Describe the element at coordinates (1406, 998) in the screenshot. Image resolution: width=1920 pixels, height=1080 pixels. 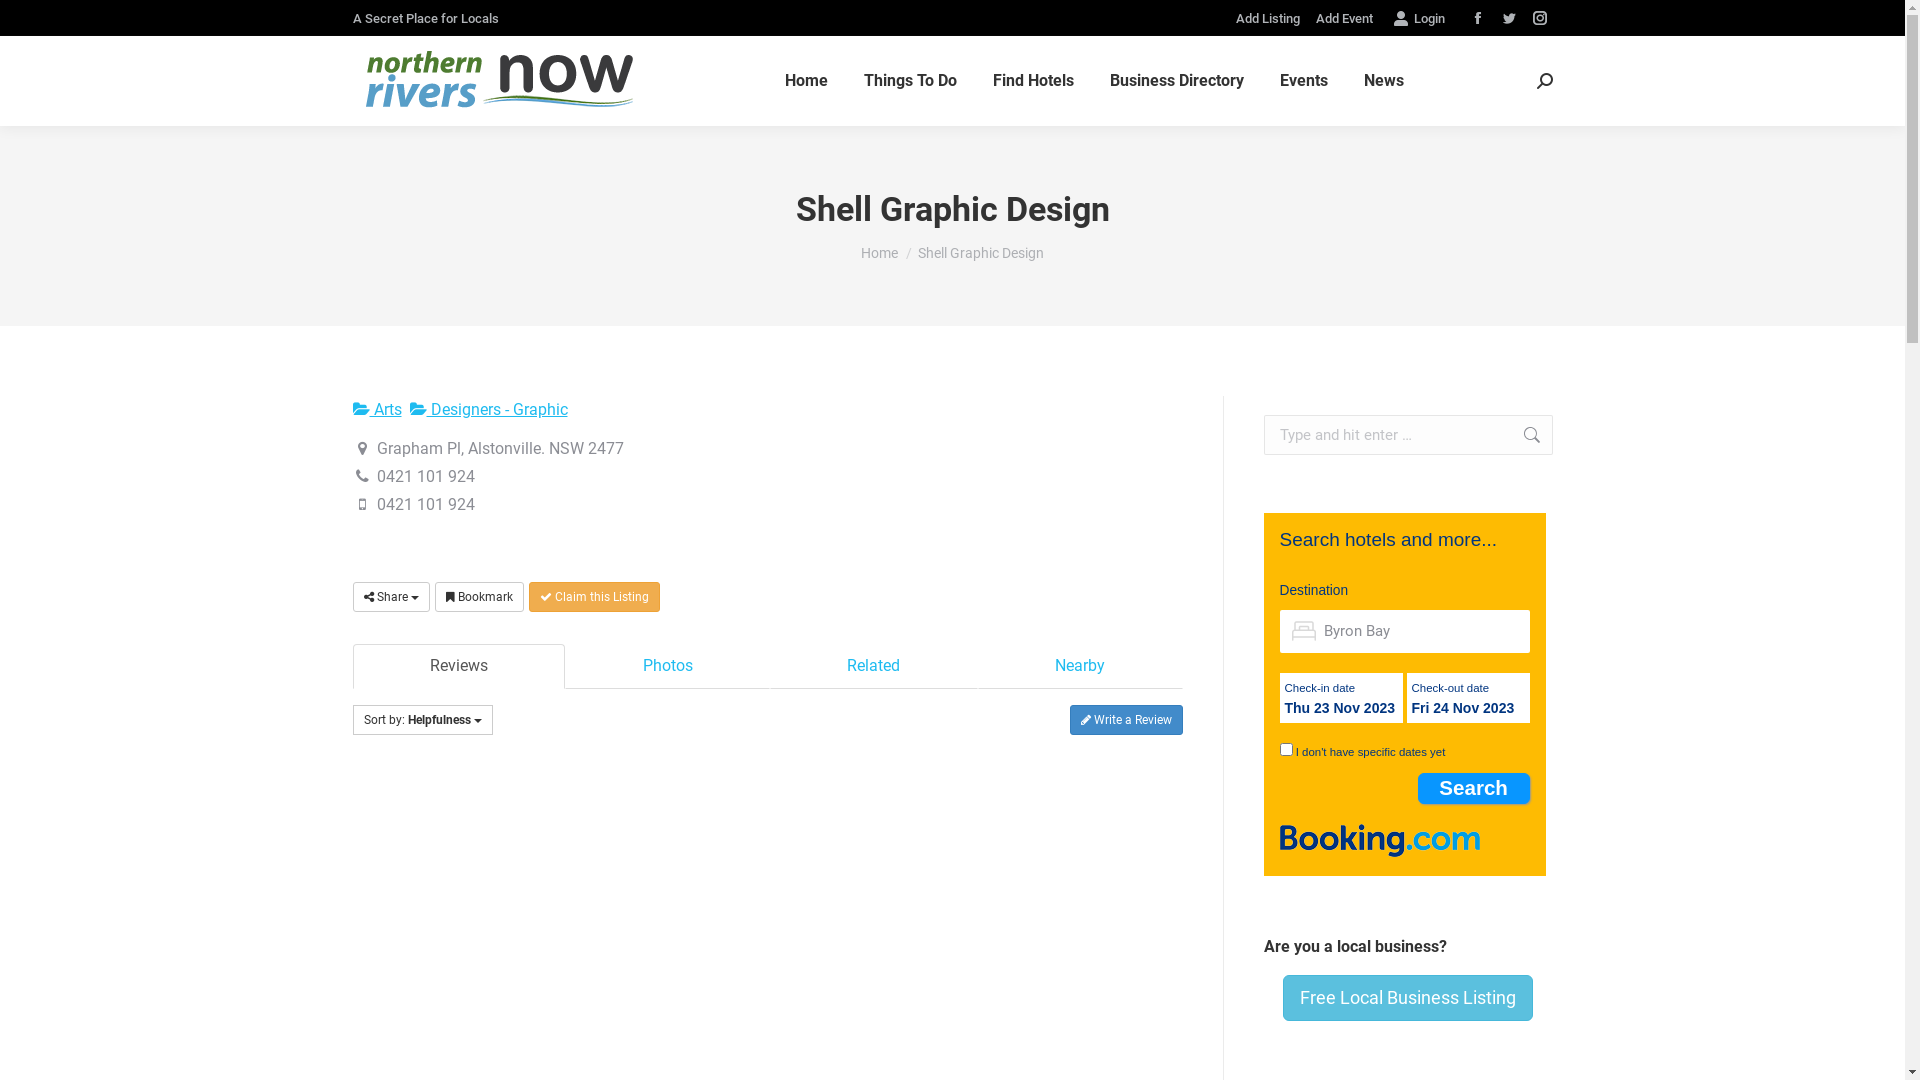
I see `'Free Local Business Listing'` at that location.